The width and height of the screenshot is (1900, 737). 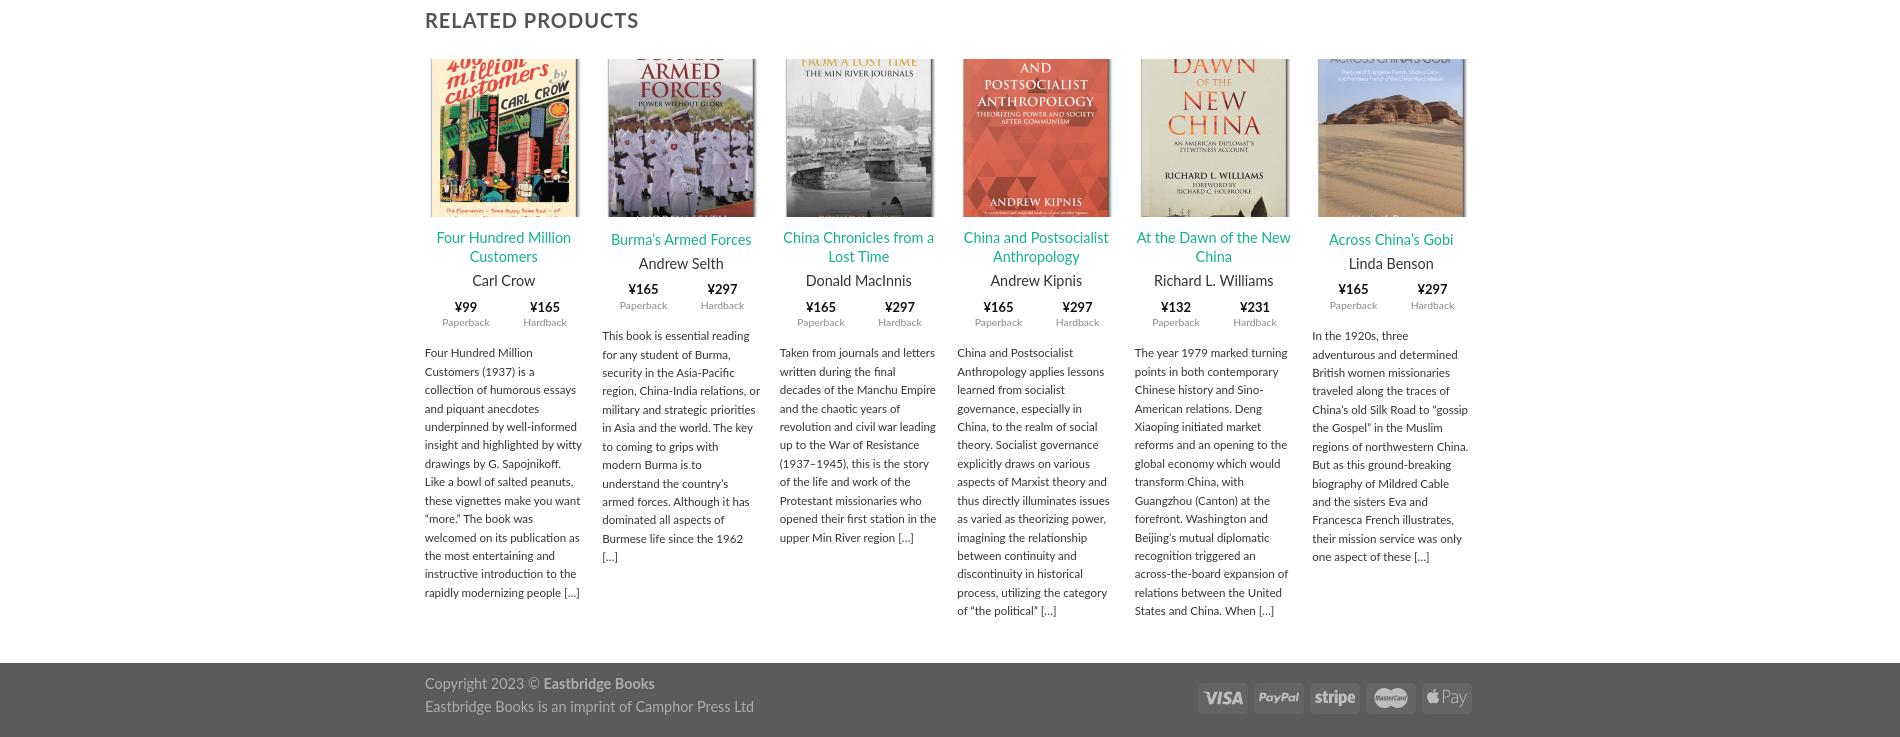 I want to click on 'Copyright 2023 ©', so click(x=483, y=682).